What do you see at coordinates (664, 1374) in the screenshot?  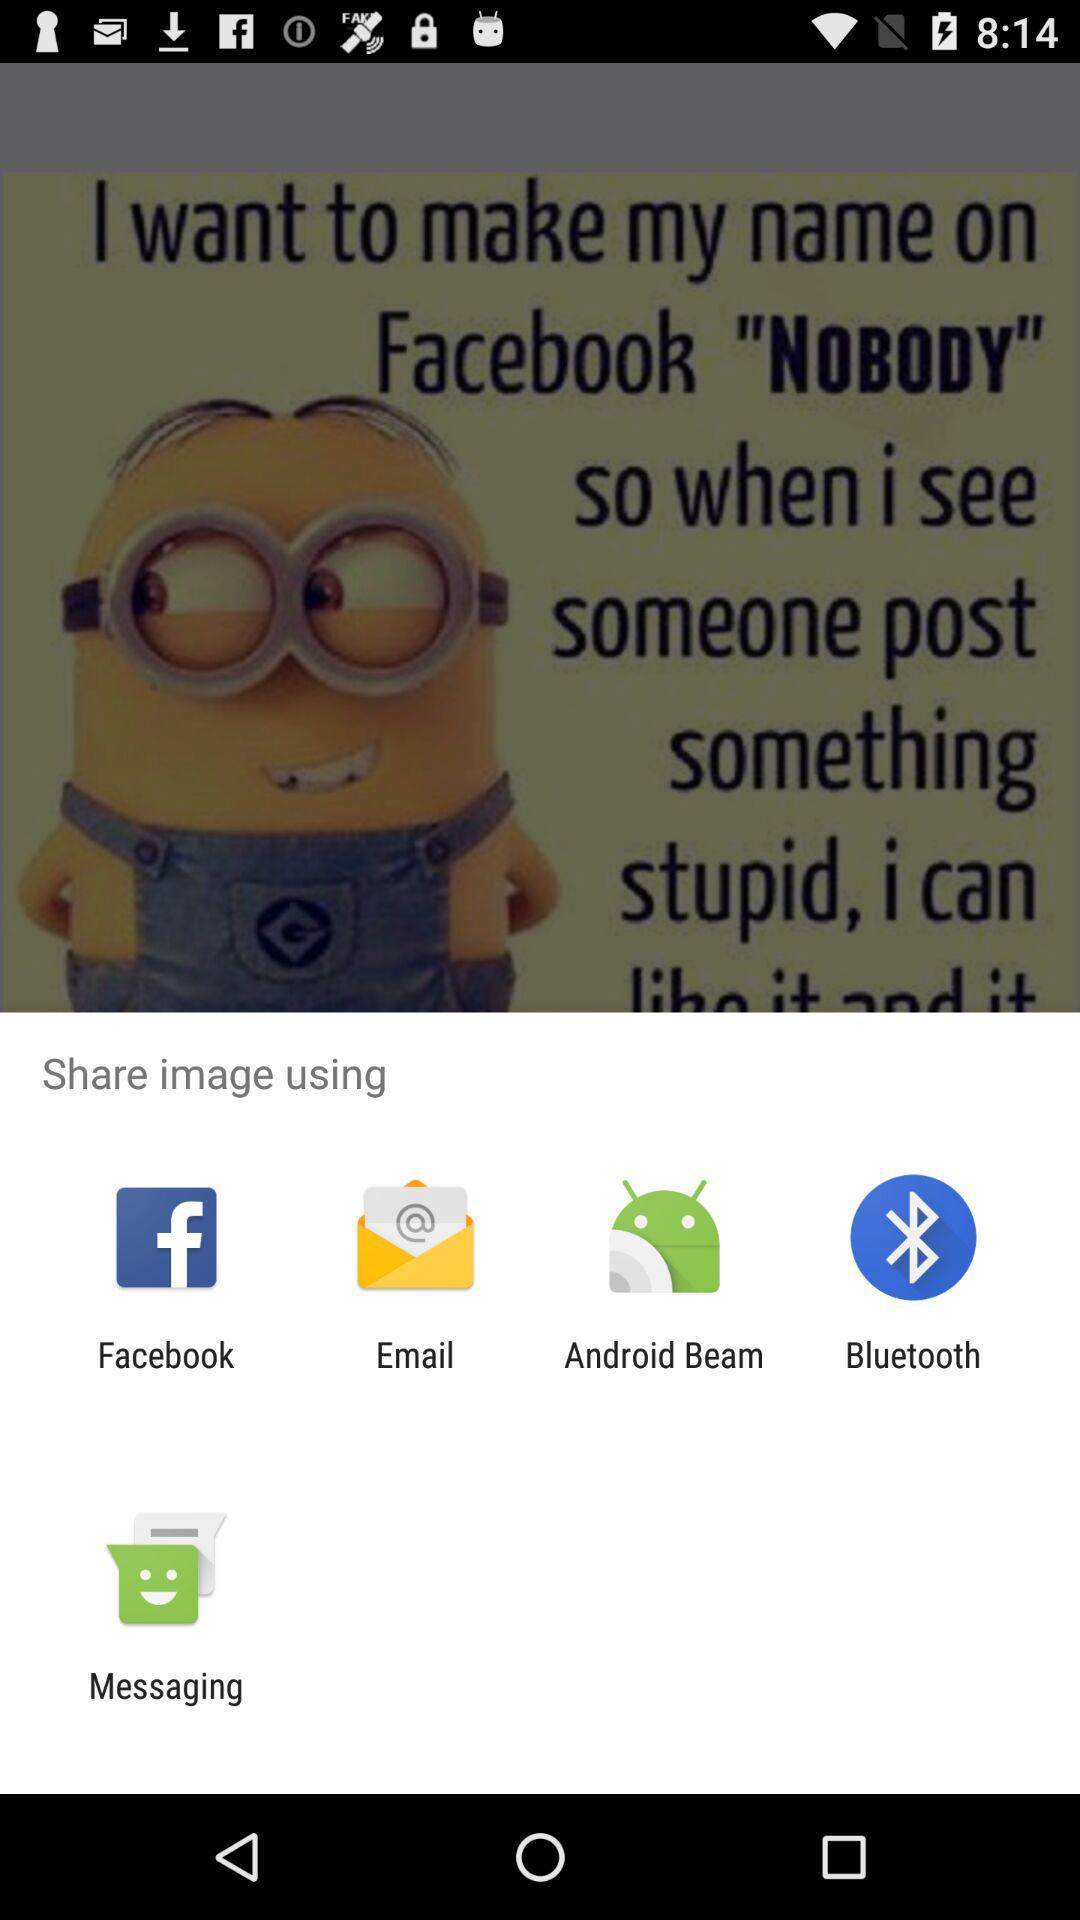 I see `icon next to the email item` at bounding box center [664, 1374].